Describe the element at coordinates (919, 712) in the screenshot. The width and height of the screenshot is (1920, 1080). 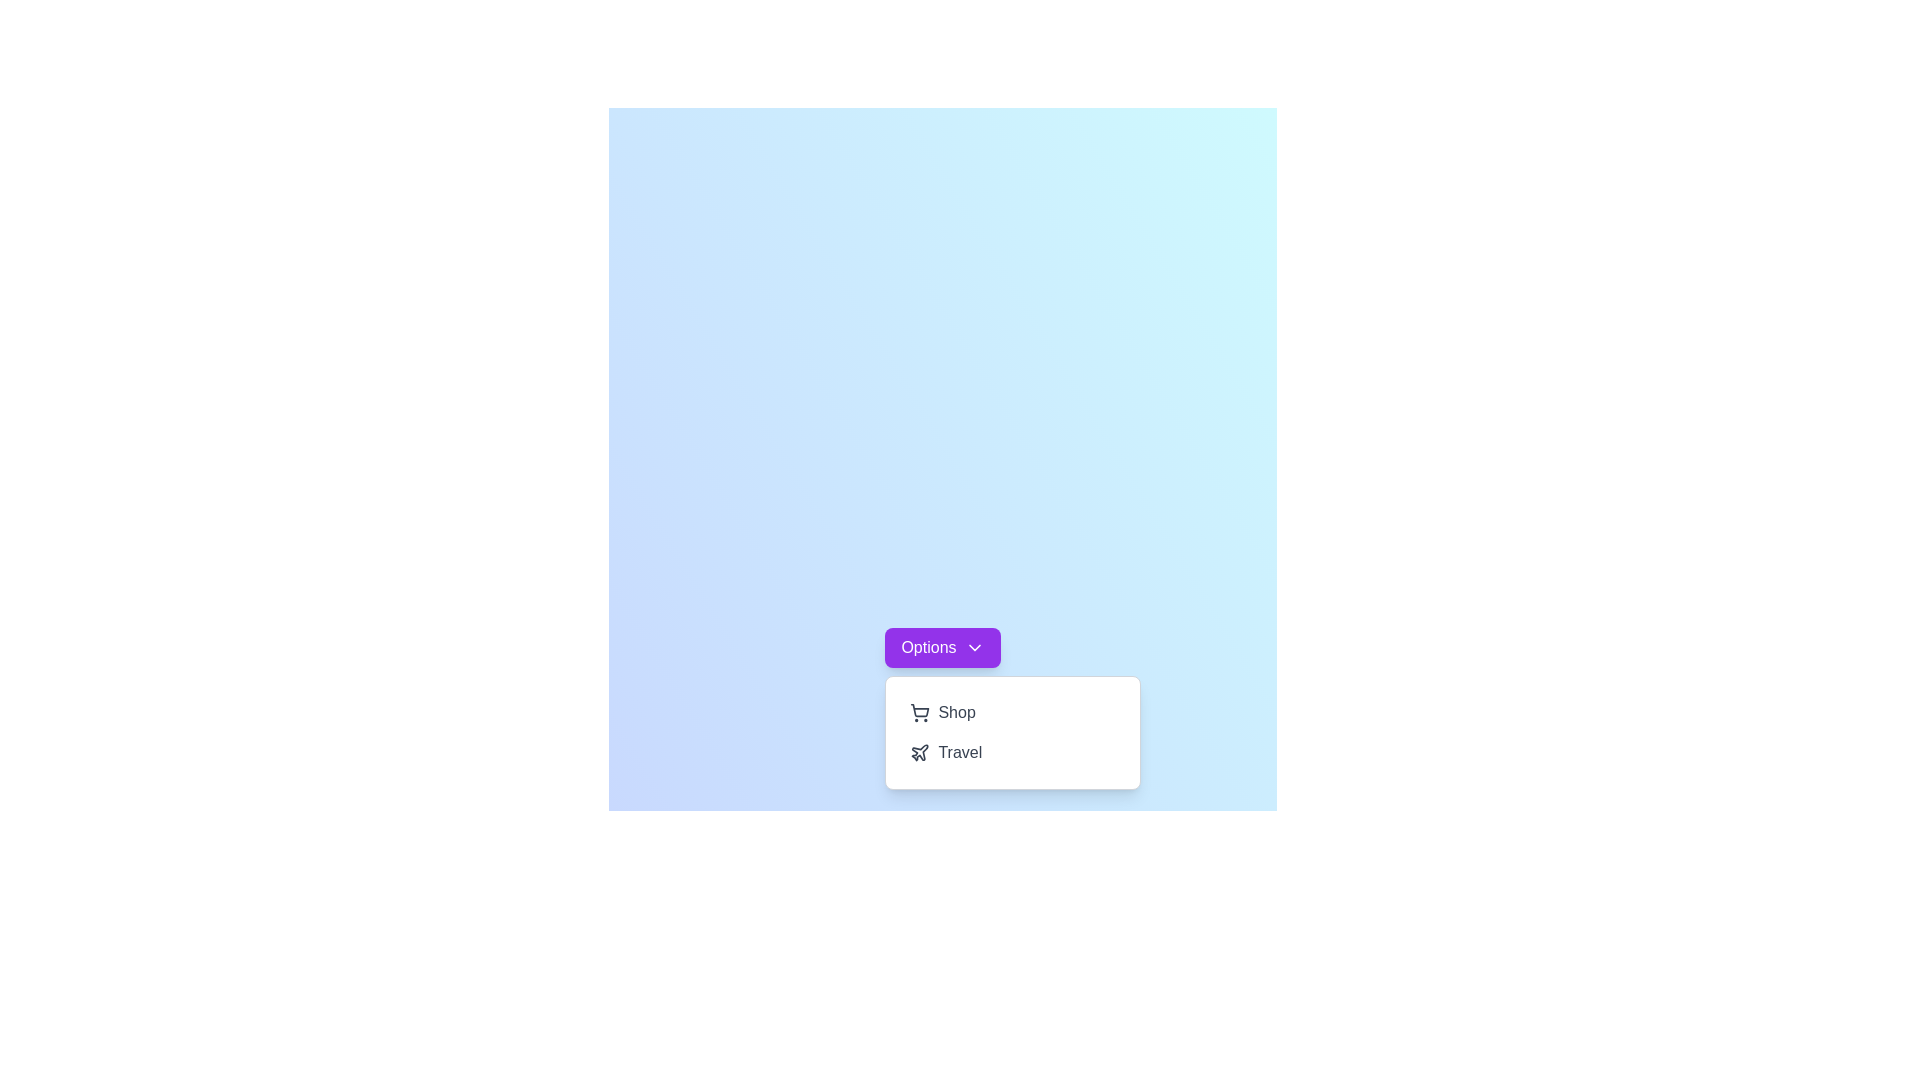
I see `the shopping cart icon in the 'Shop' menu, which is styled with a modern line art design and is located next to the 'Shop' text` at that location.